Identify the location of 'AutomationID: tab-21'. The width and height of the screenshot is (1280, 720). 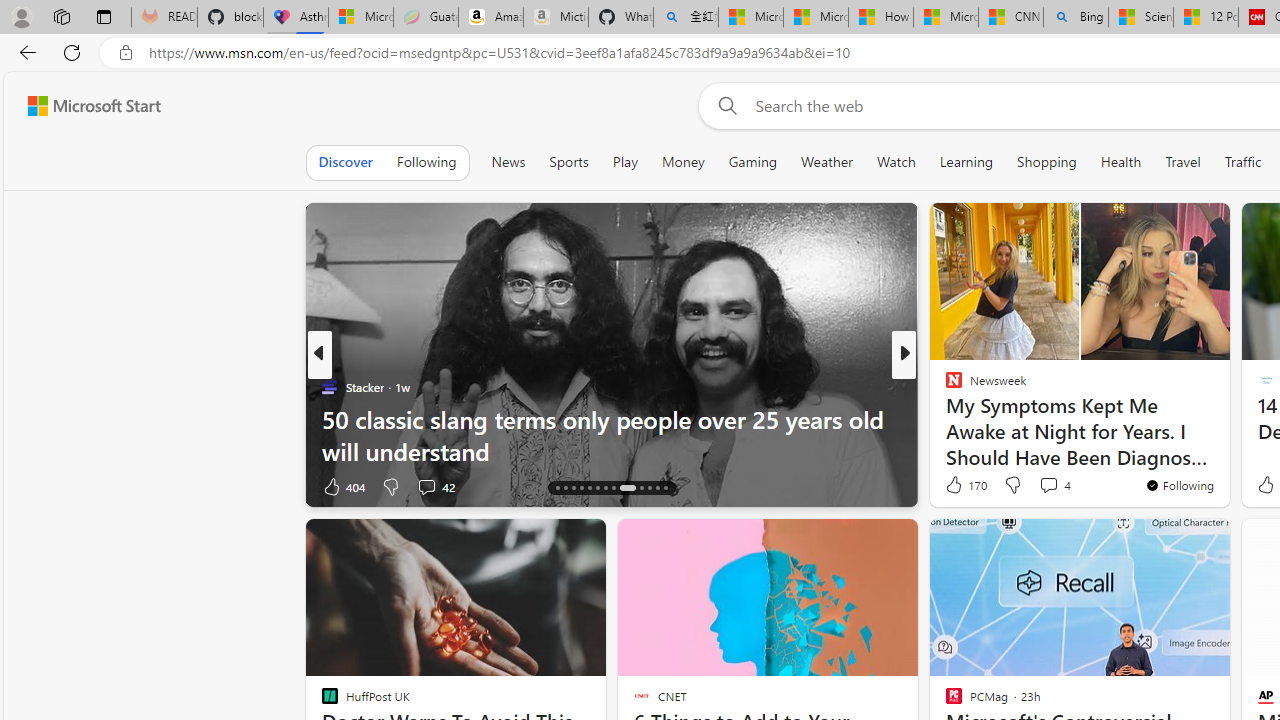
(612, 488).